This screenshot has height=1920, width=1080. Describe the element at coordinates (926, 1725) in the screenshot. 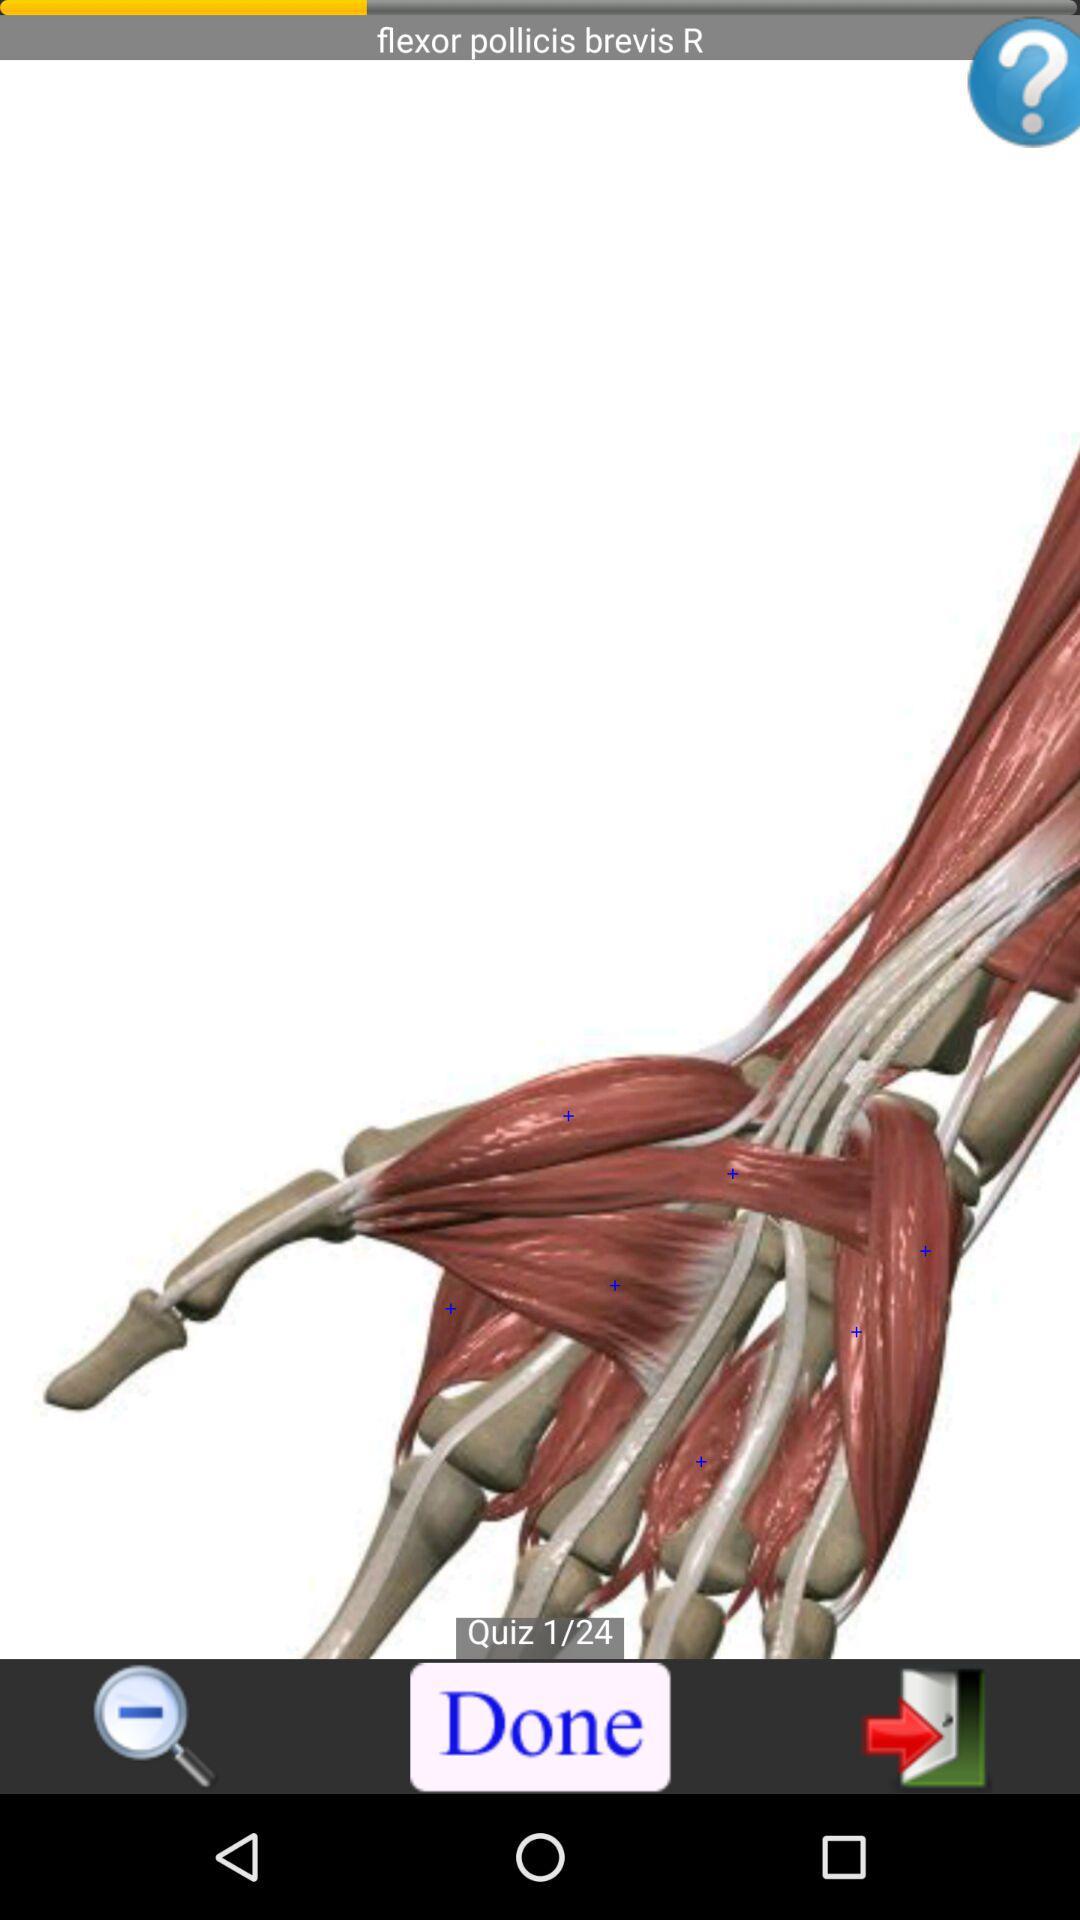

I see `exit app` at that location.